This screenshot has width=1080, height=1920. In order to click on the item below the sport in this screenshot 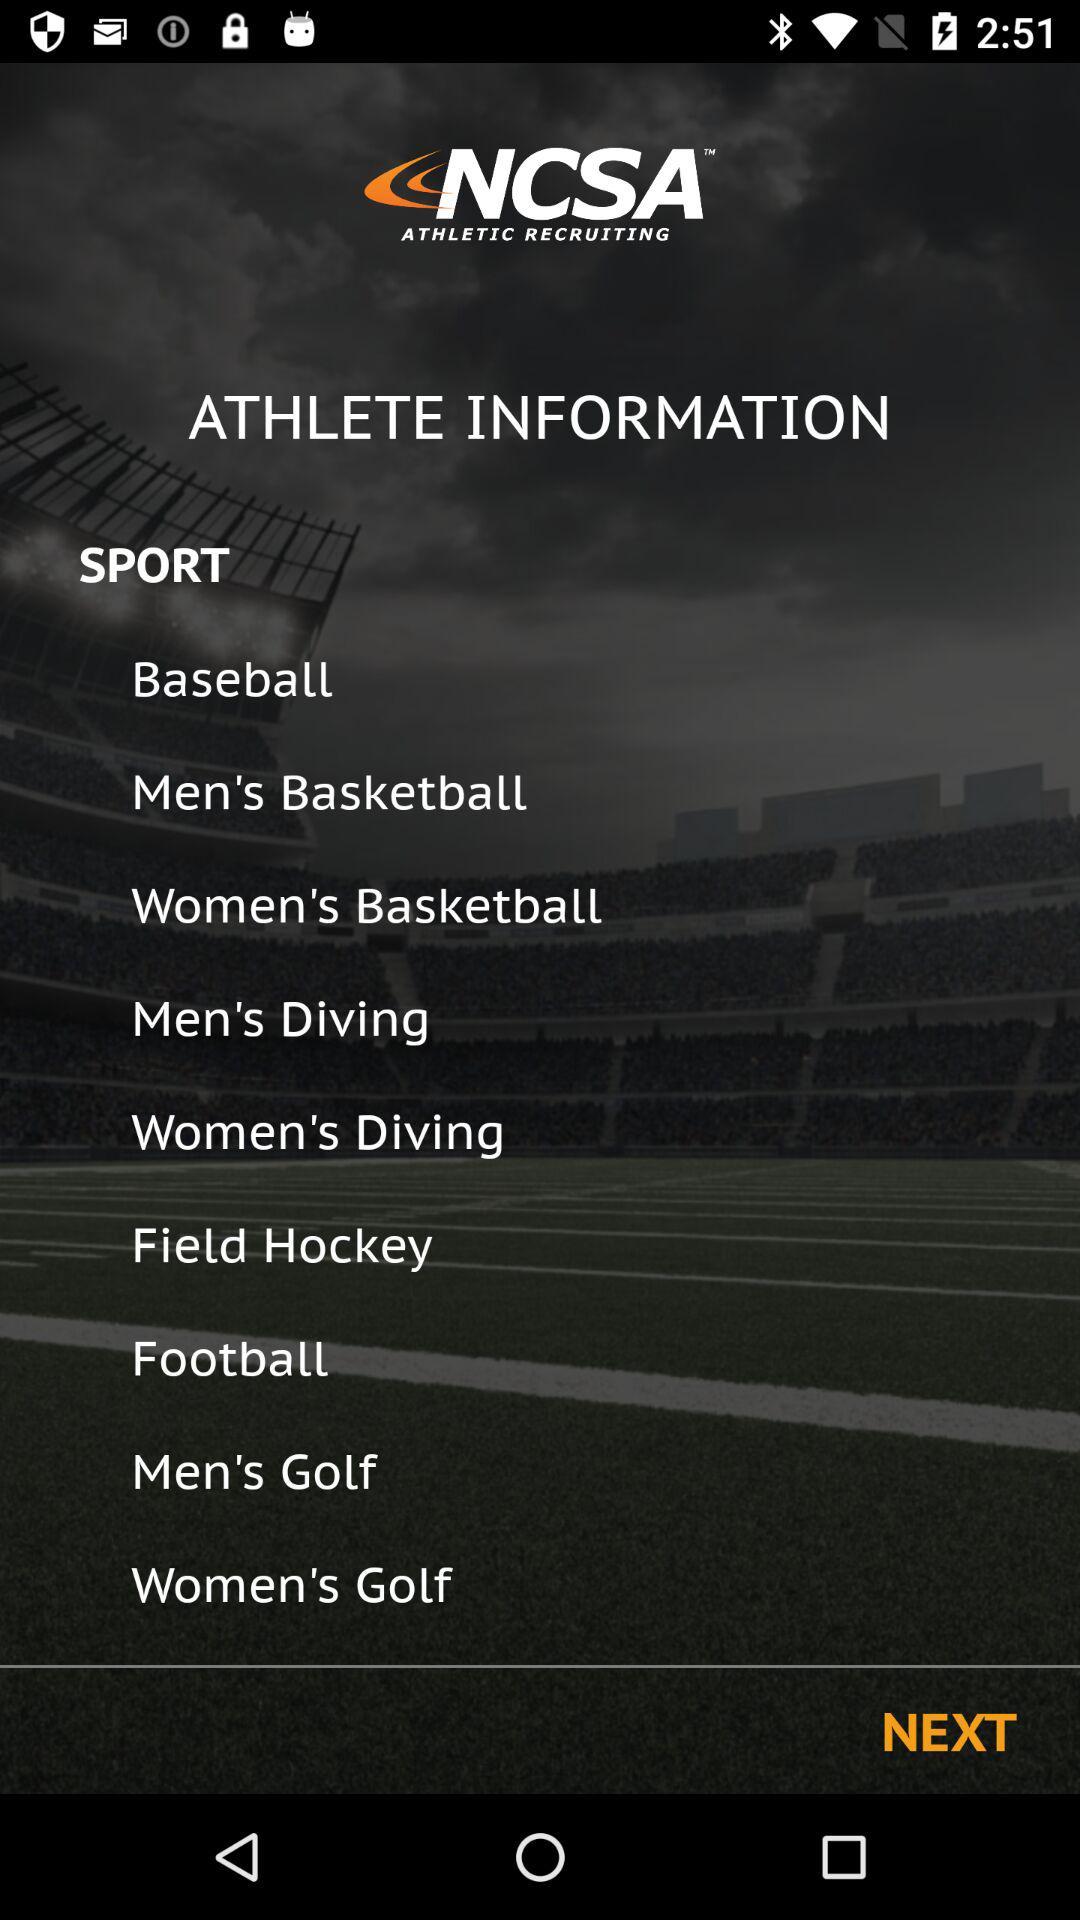, I will do `click(591, 678)`.